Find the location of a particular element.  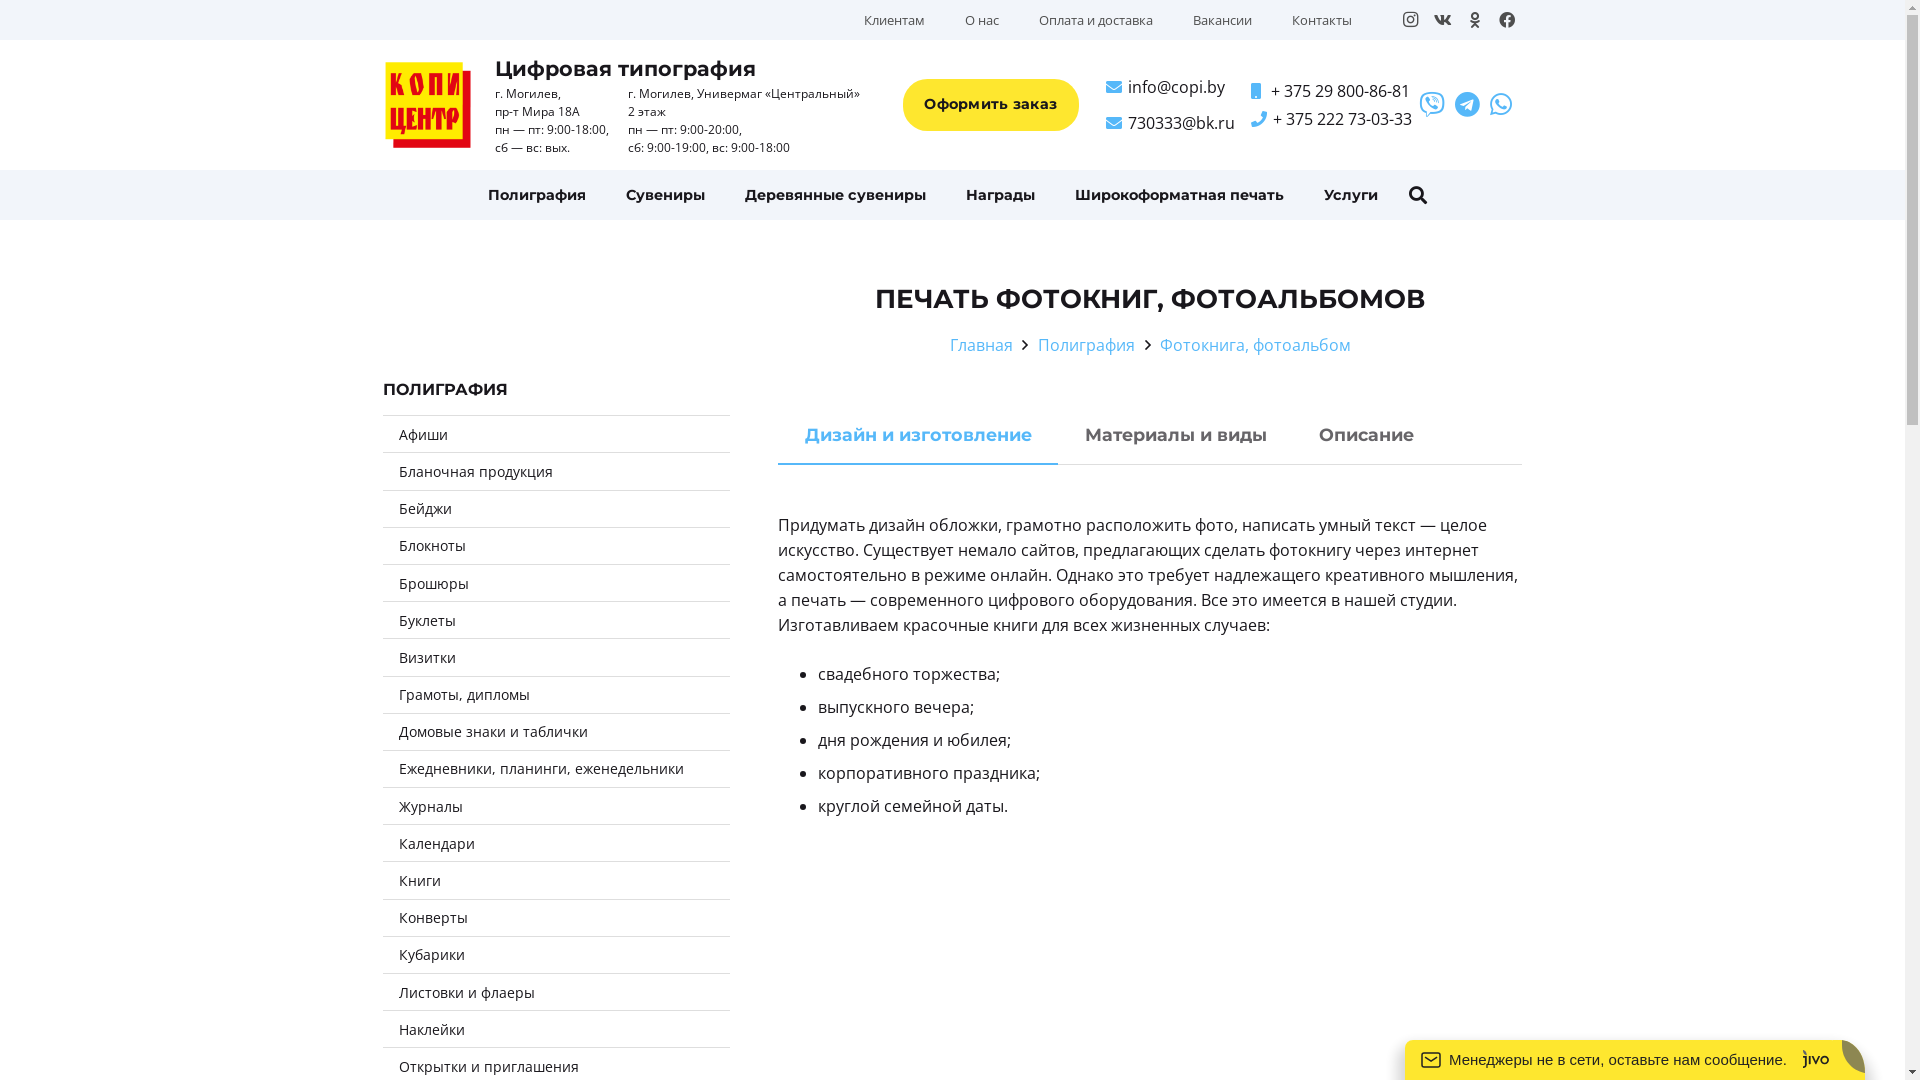

'Odnoklassniki' is located at coordinates (1473, 19).